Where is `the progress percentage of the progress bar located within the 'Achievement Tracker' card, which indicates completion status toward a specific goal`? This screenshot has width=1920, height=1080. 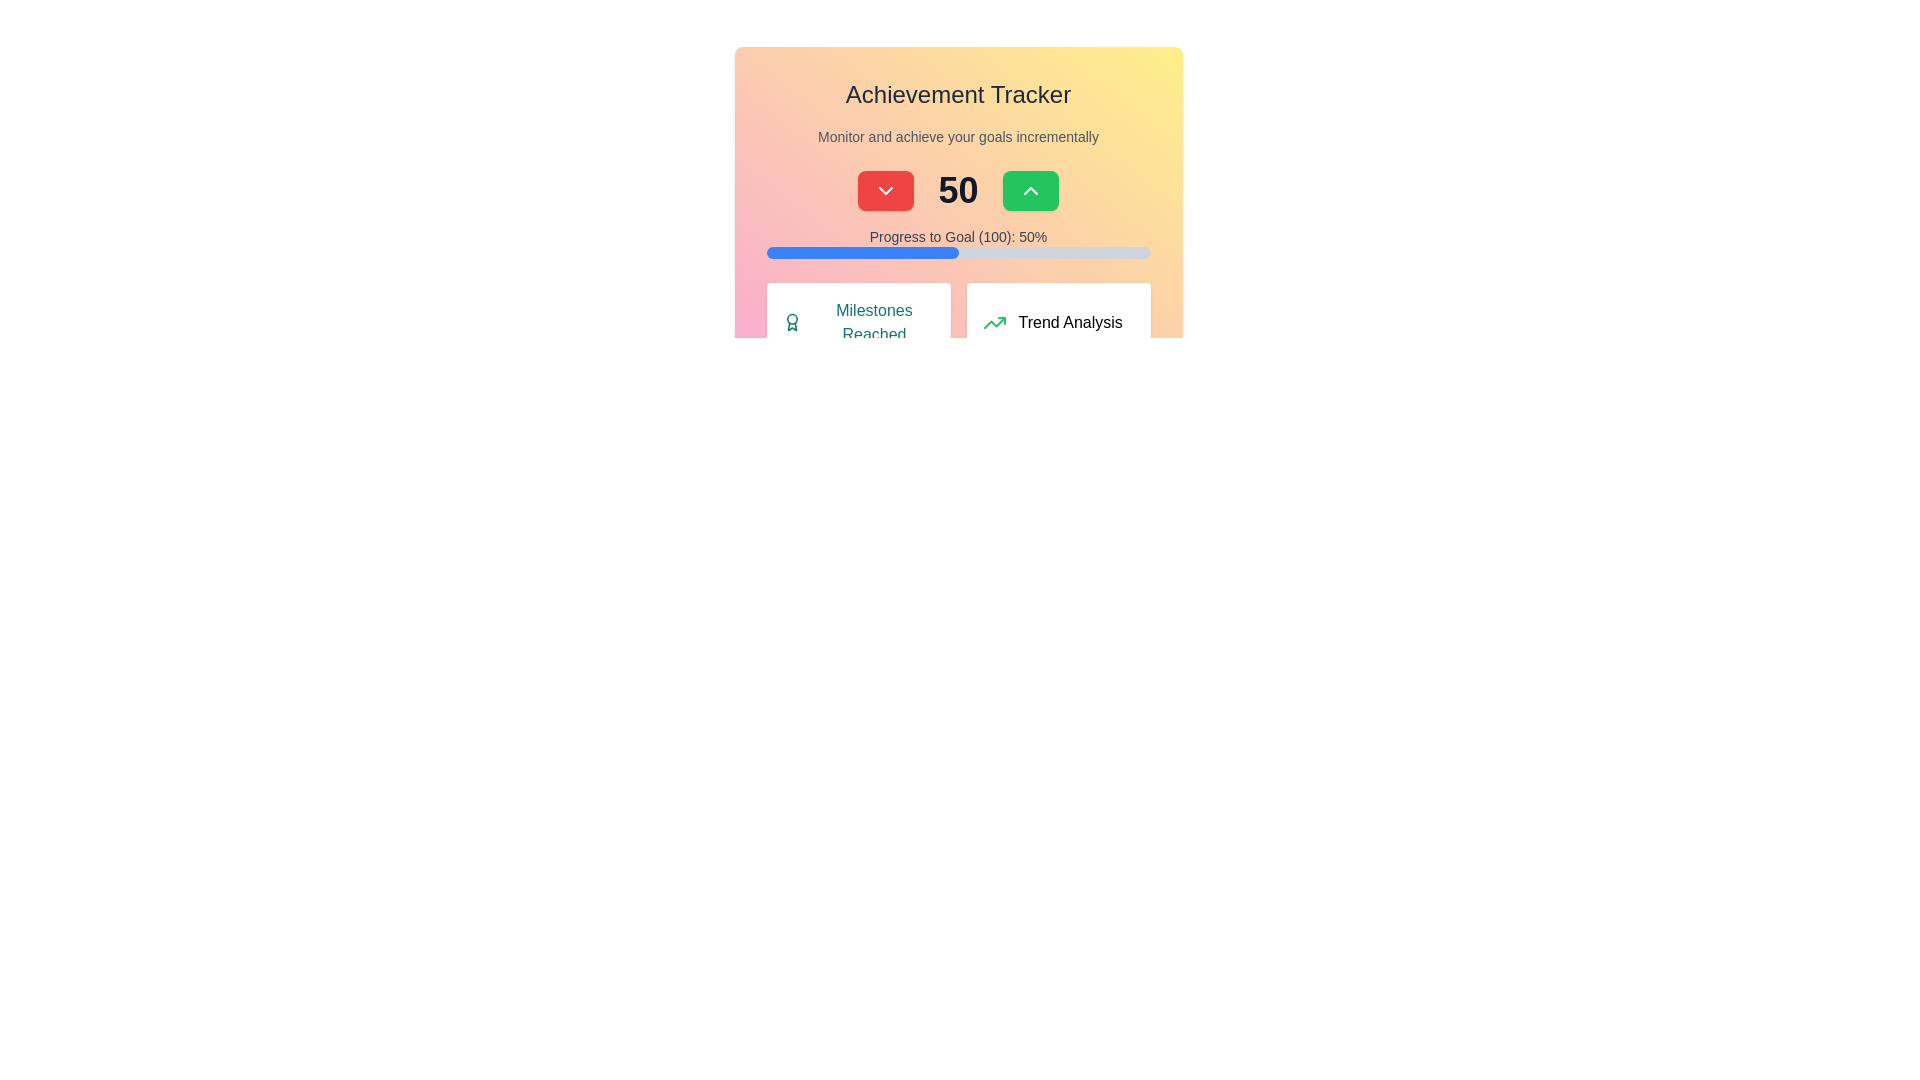 the progress percentage of the progress bar located within the 'Achievement Tracker' card, which indicates completion status toward a specific goal is located at coordinates (957, 242).